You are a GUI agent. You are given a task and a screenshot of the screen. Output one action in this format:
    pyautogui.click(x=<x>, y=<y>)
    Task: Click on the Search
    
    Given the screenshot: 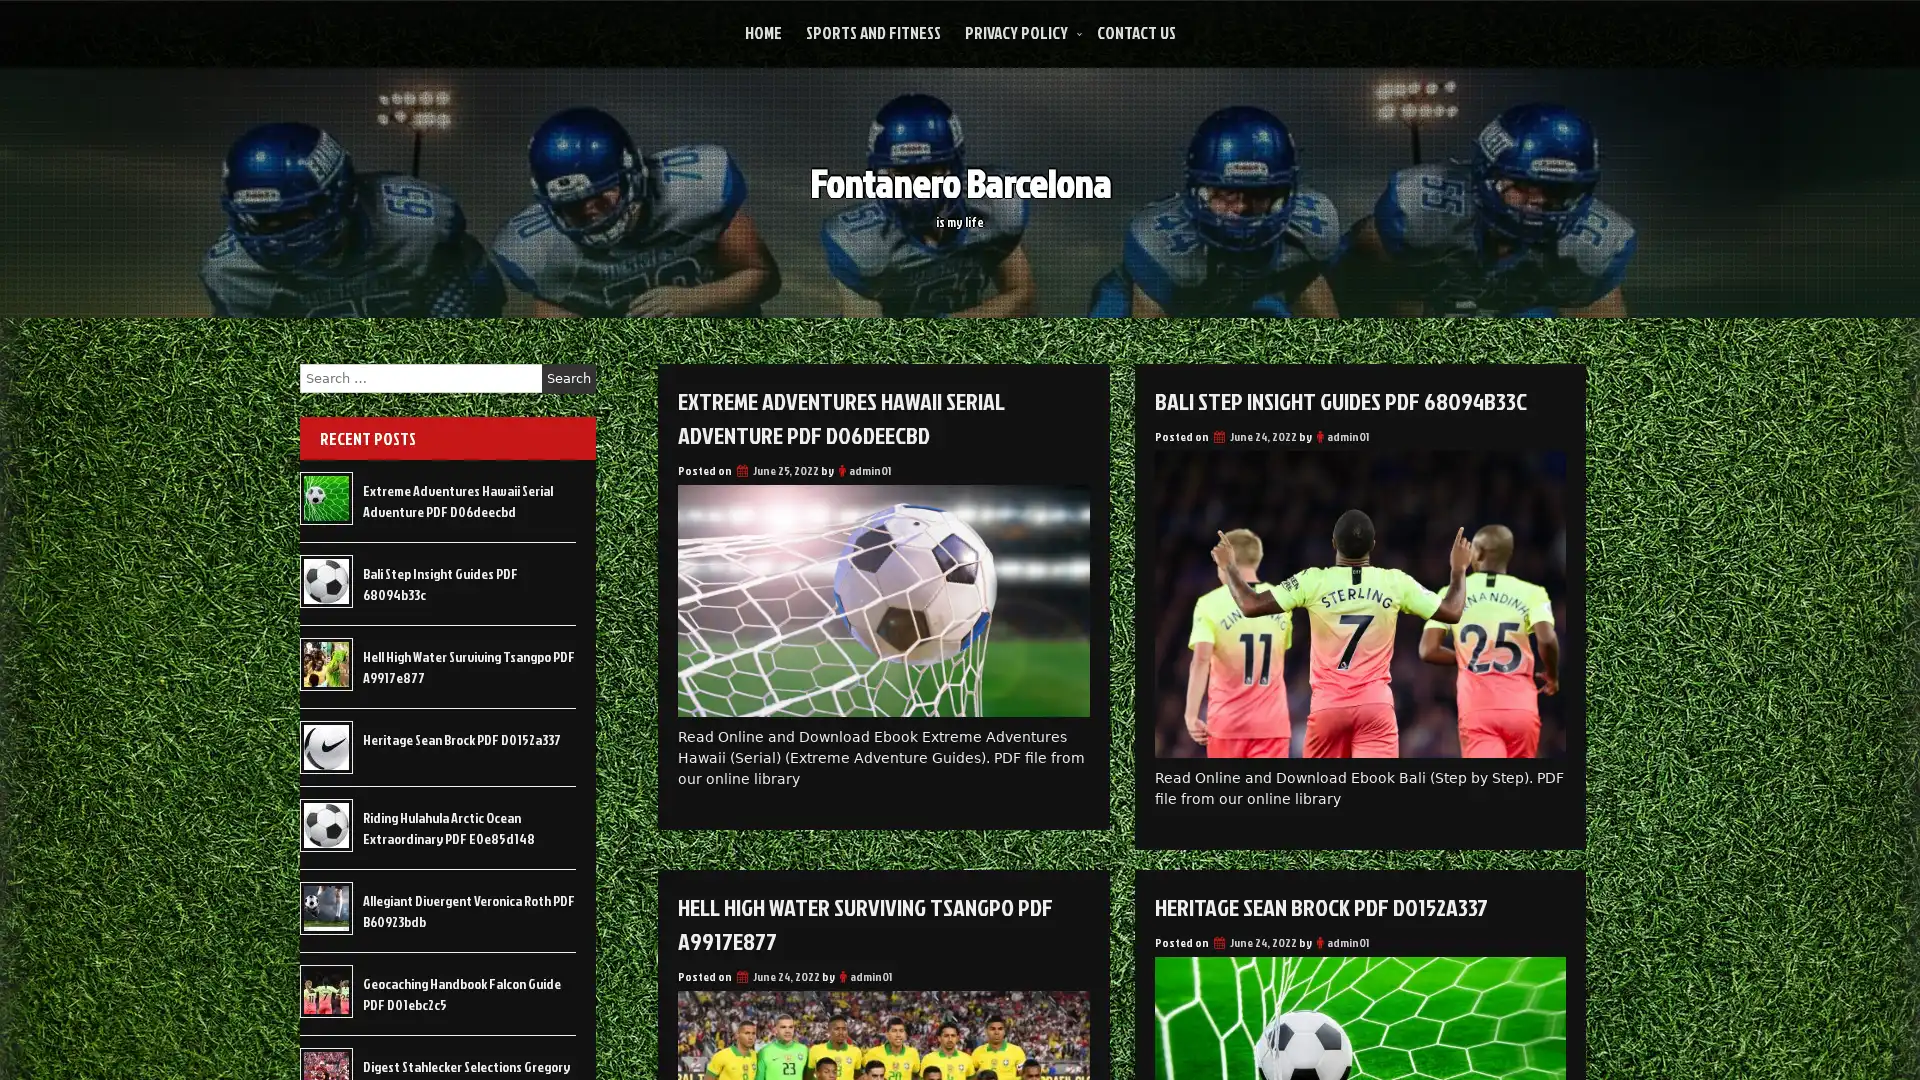 What is the action you would take?
    pyautogui.click(x=568, y=378)
    